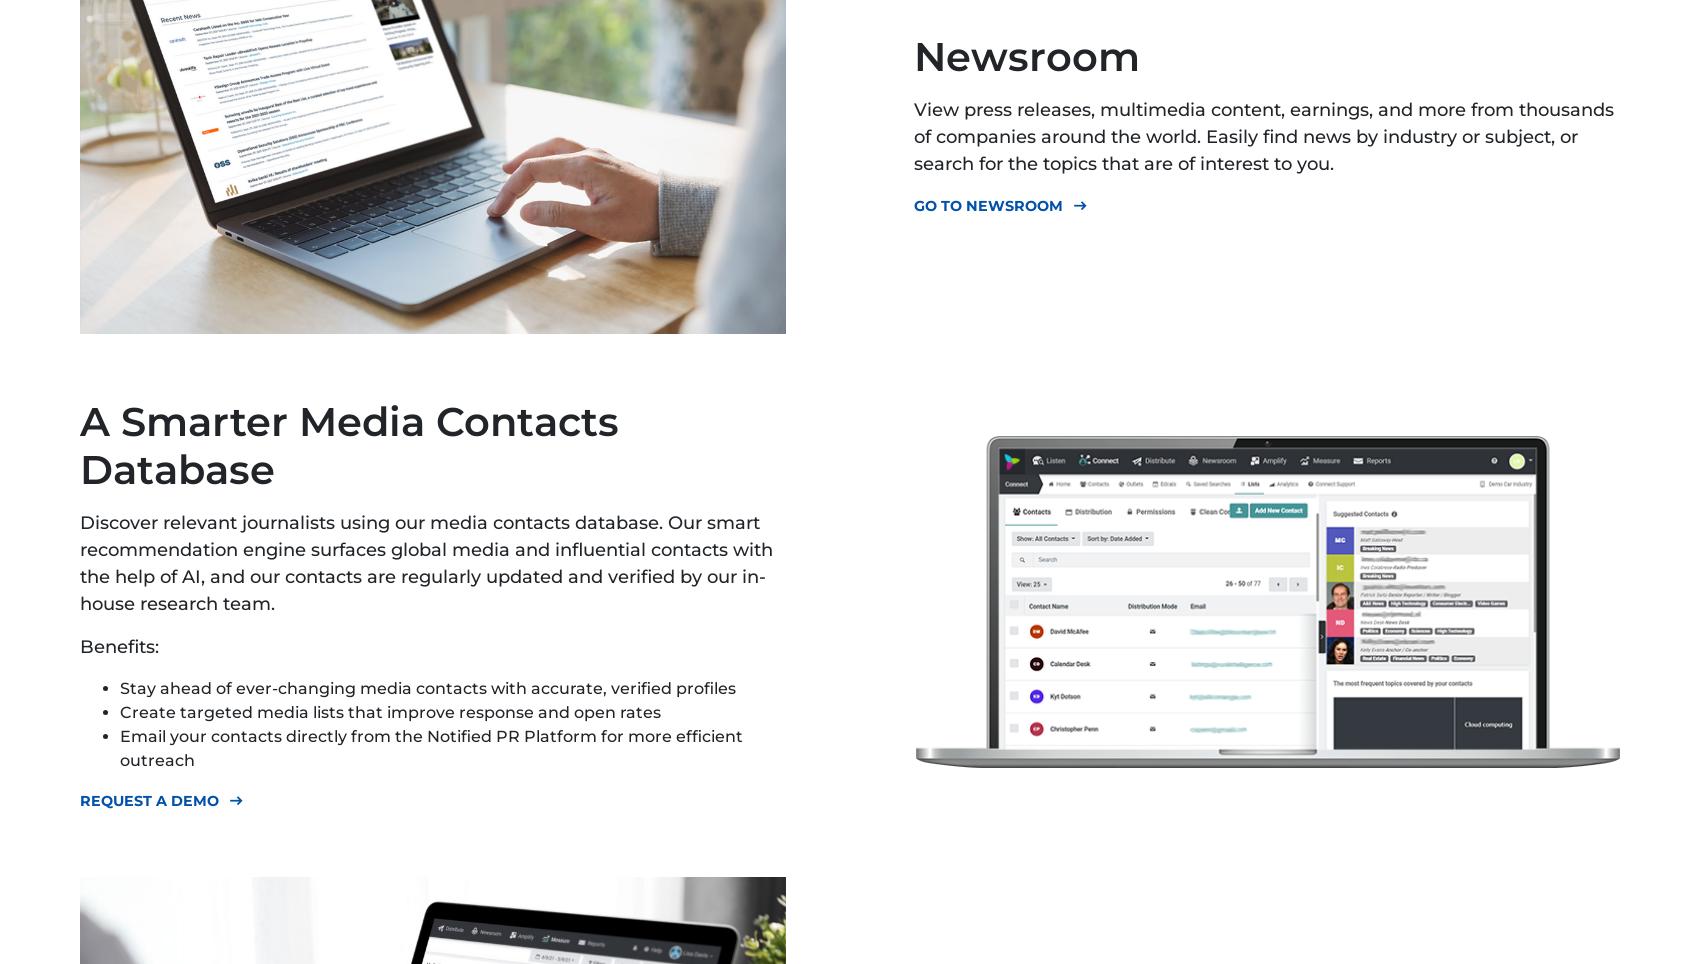 The image size is (1700, 964). Describe the element at coordinates (428, 687) in the screenshot. I see `'Stay ahead of ever-changing media contacts with accurate, verified profiles'` at that location.